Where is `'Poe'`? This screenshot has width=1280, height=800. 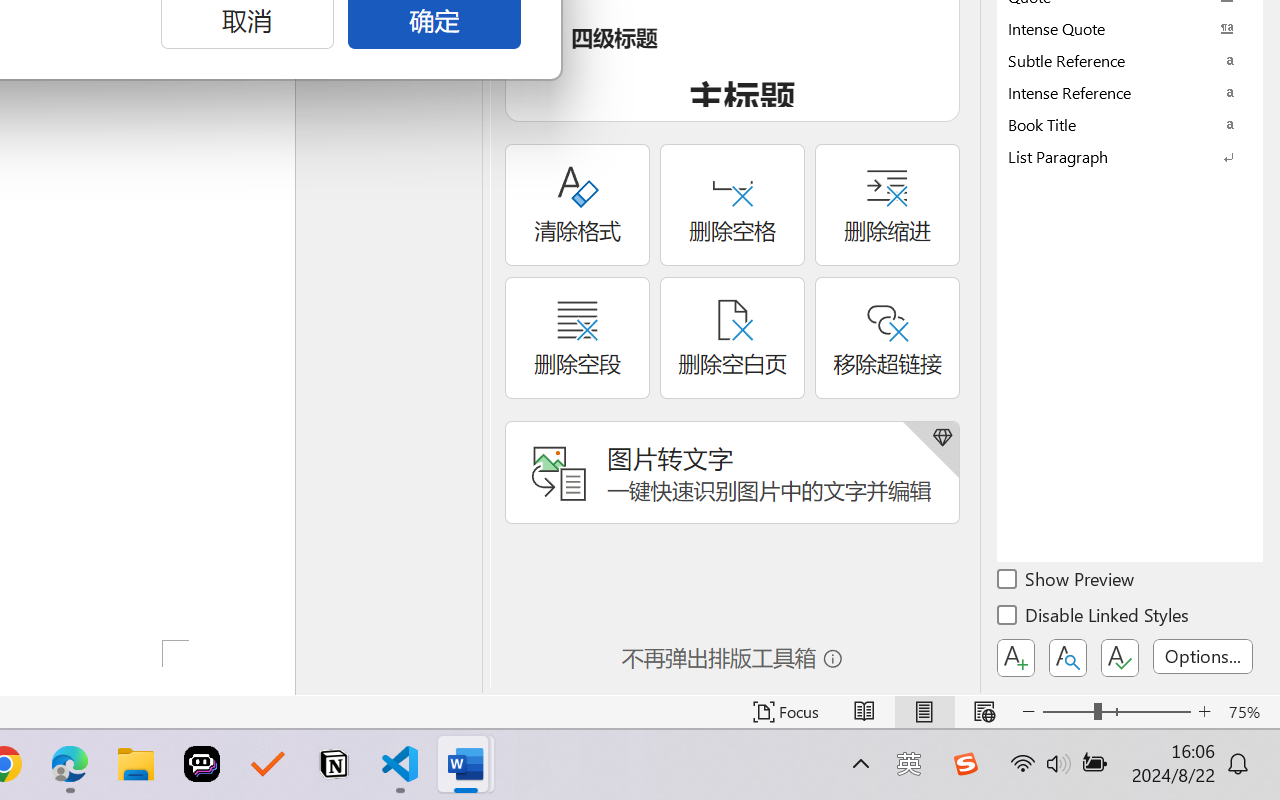 'Poe' is located at coordinates (202, 764).